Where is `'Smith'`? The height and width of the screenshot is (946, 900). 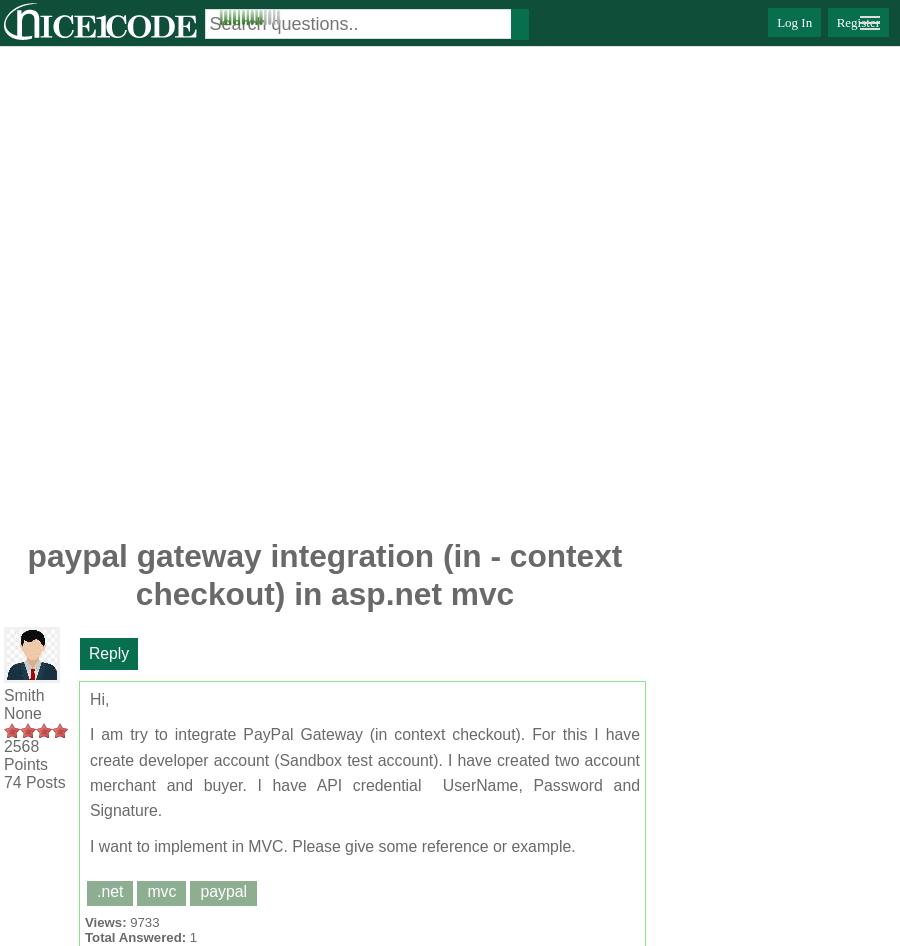 'Smith' is located at coordinates (23, 695).